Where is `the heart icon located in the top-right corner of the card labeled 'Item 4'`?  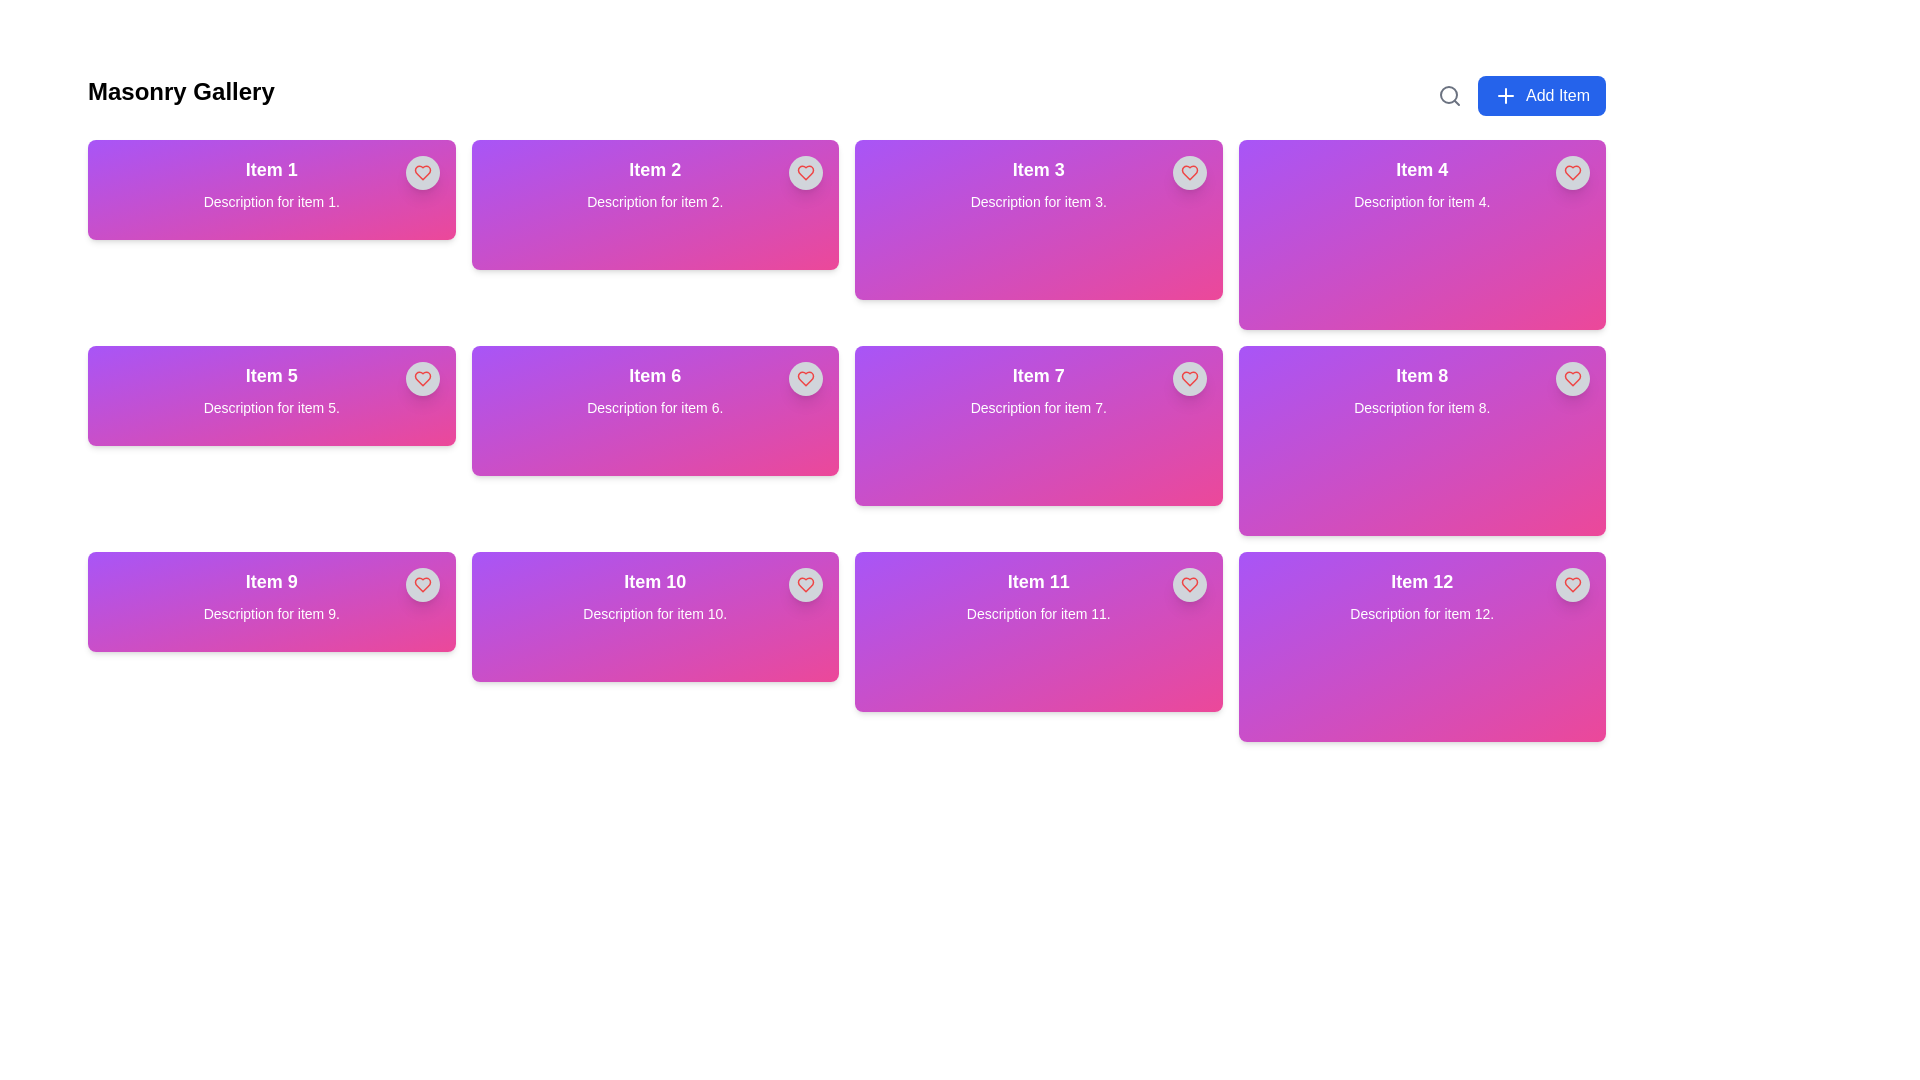 the heart icon located in the top-right corner of the card labeled 'Item 4' is located at coordinates (1572, 172).